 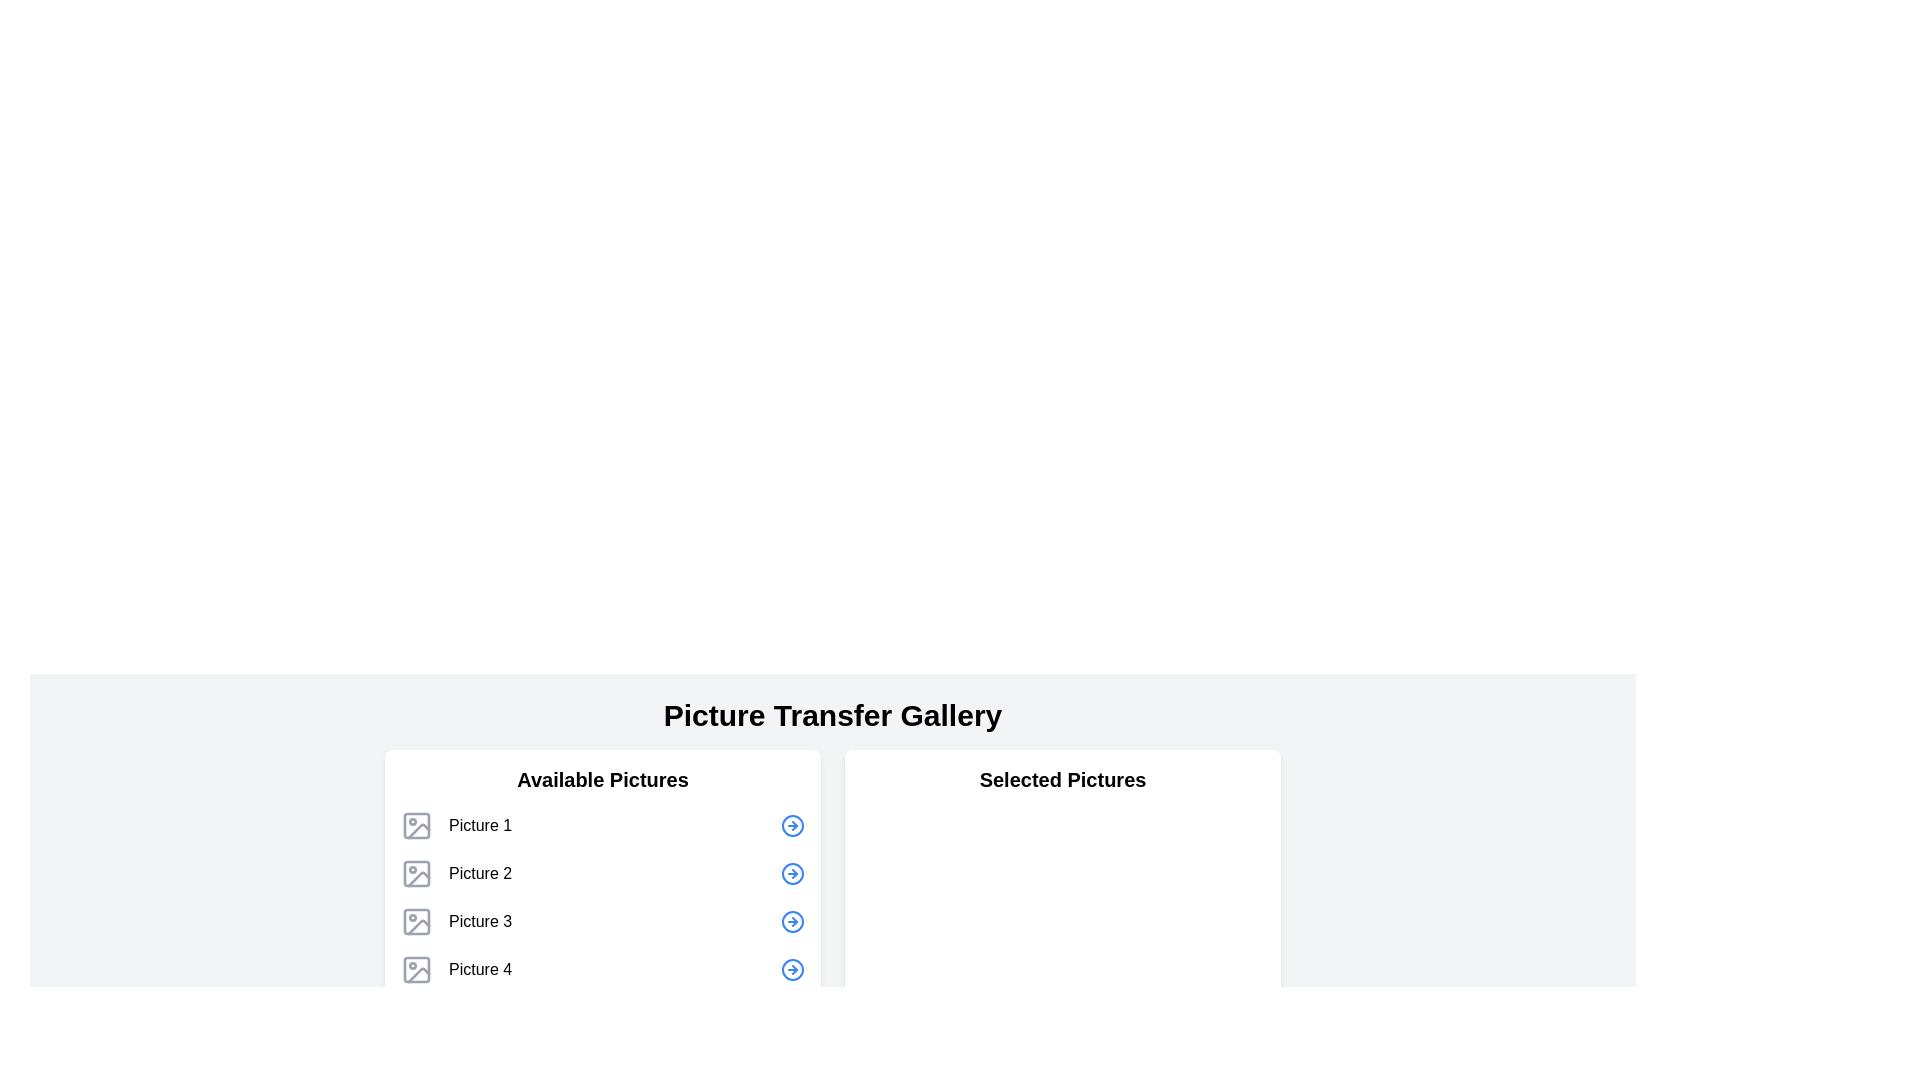 I want to click on the graphical icon representing 'Picture 4' in the available pictures list, which is part of an SVG layout and is located in the first column below the icons for 'Picture 1', 'Picture 2', and 'Picture 3', so click(x=416, y=968).